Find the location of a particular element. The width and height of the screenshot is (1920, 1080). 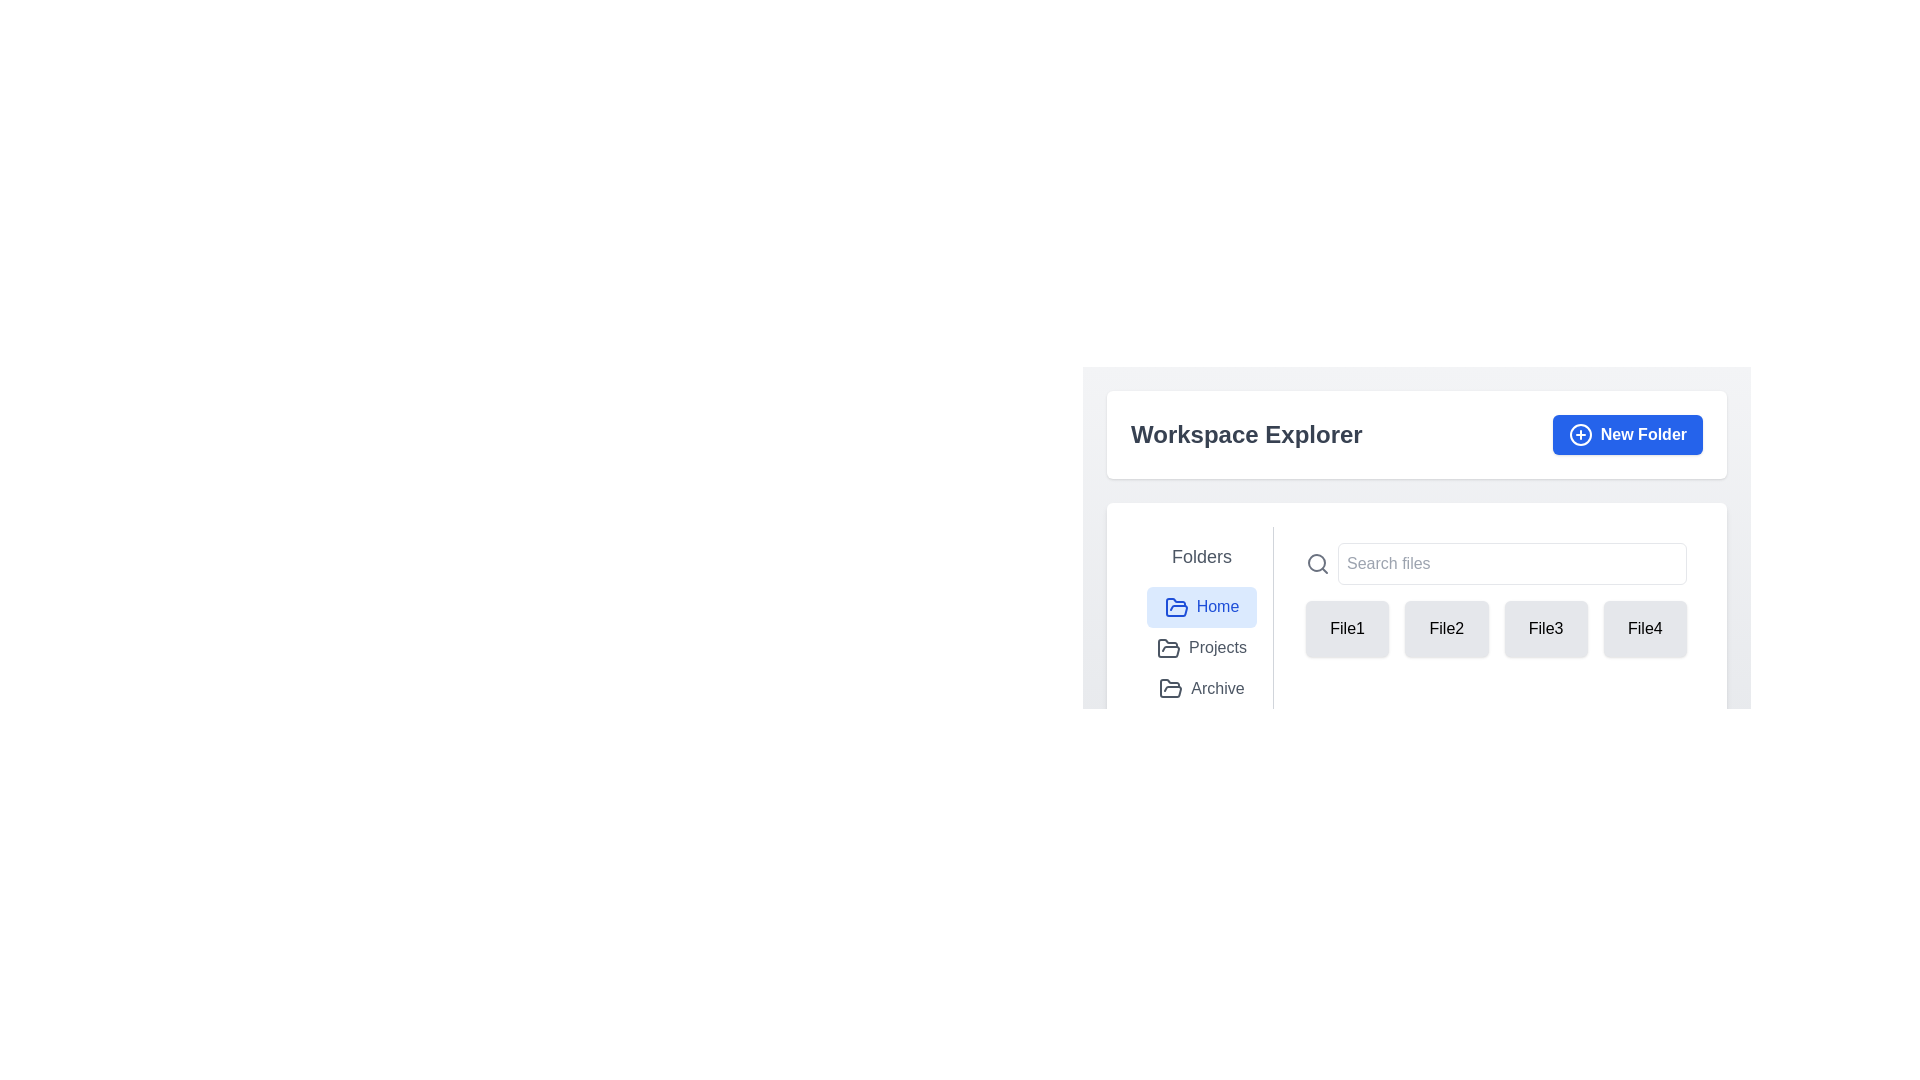

the open folder icon located to the left of the 'Projects' text in the folder navigation menu under the 'Folders' section is located at coordinates (1169, 648).